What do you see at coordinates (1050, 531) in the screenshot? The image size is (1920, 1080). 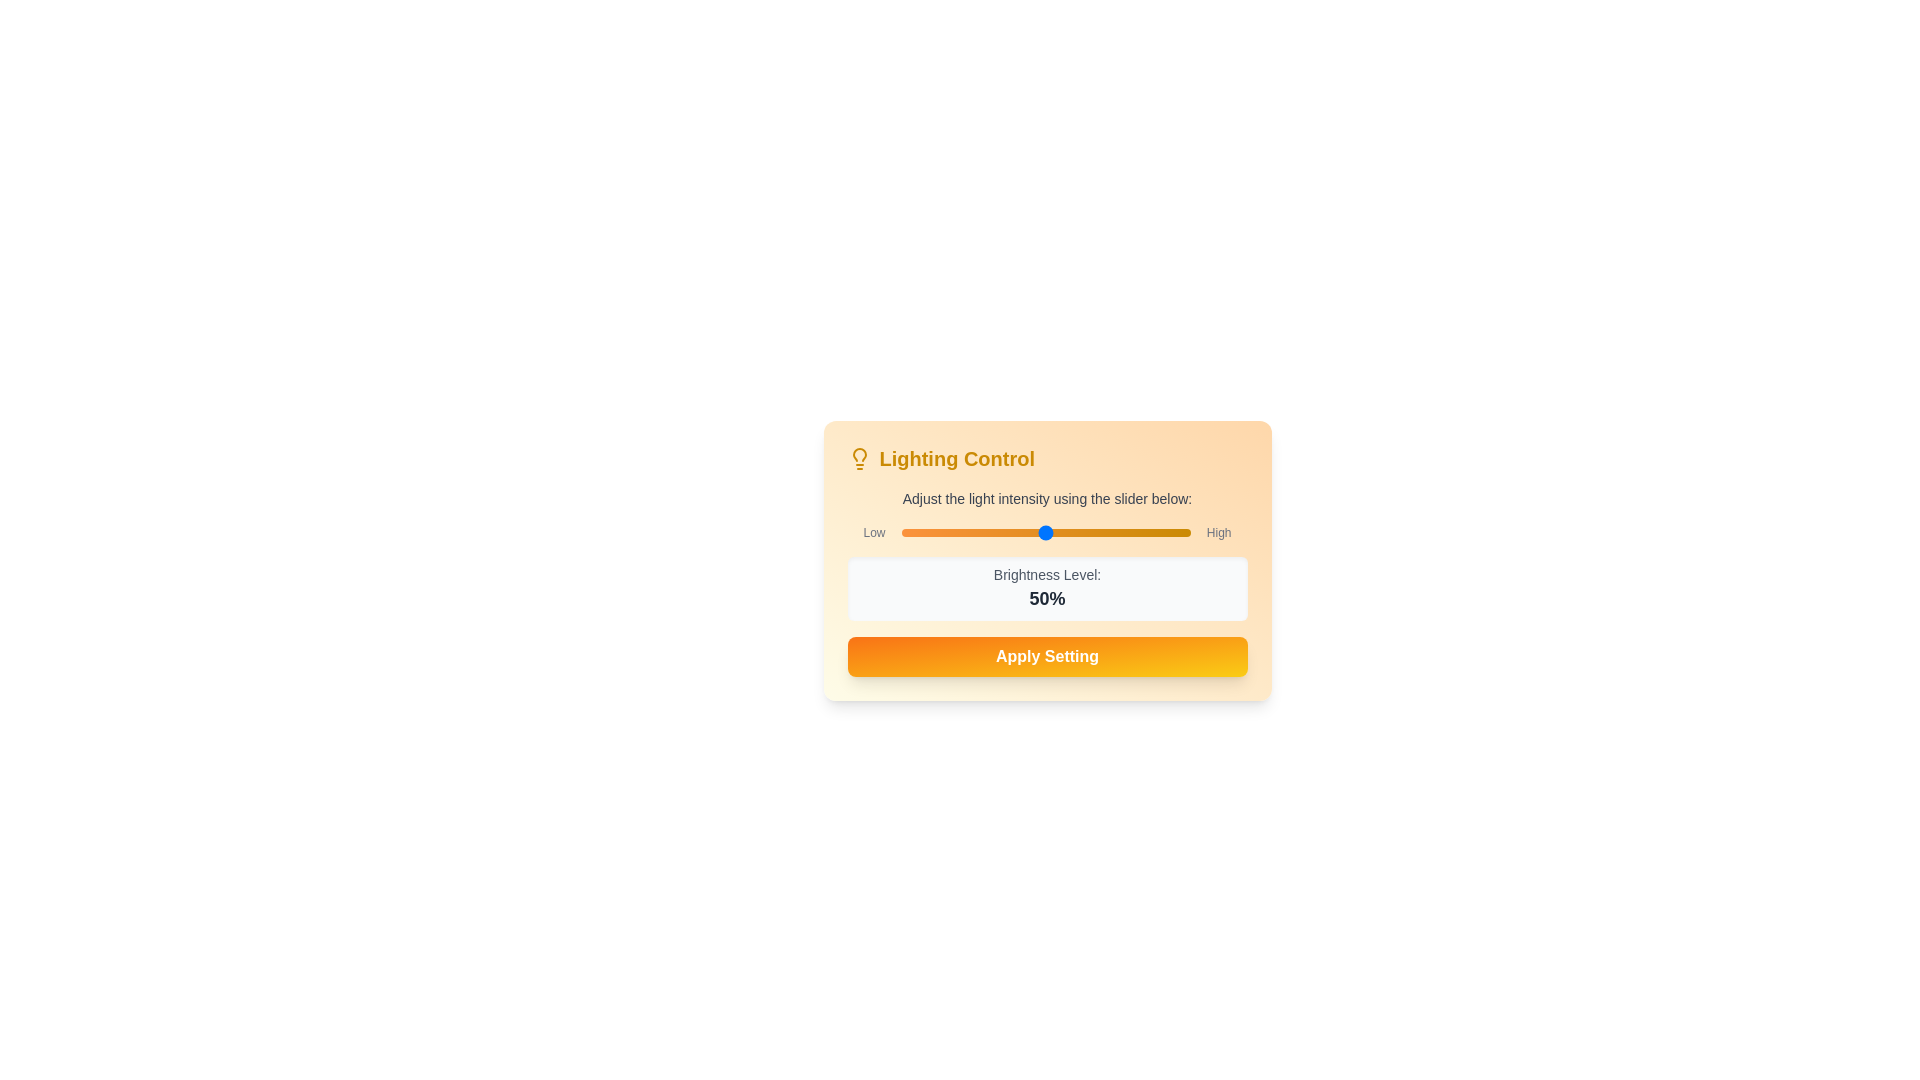 I see `brightness` at bounding box center [1050, 531].